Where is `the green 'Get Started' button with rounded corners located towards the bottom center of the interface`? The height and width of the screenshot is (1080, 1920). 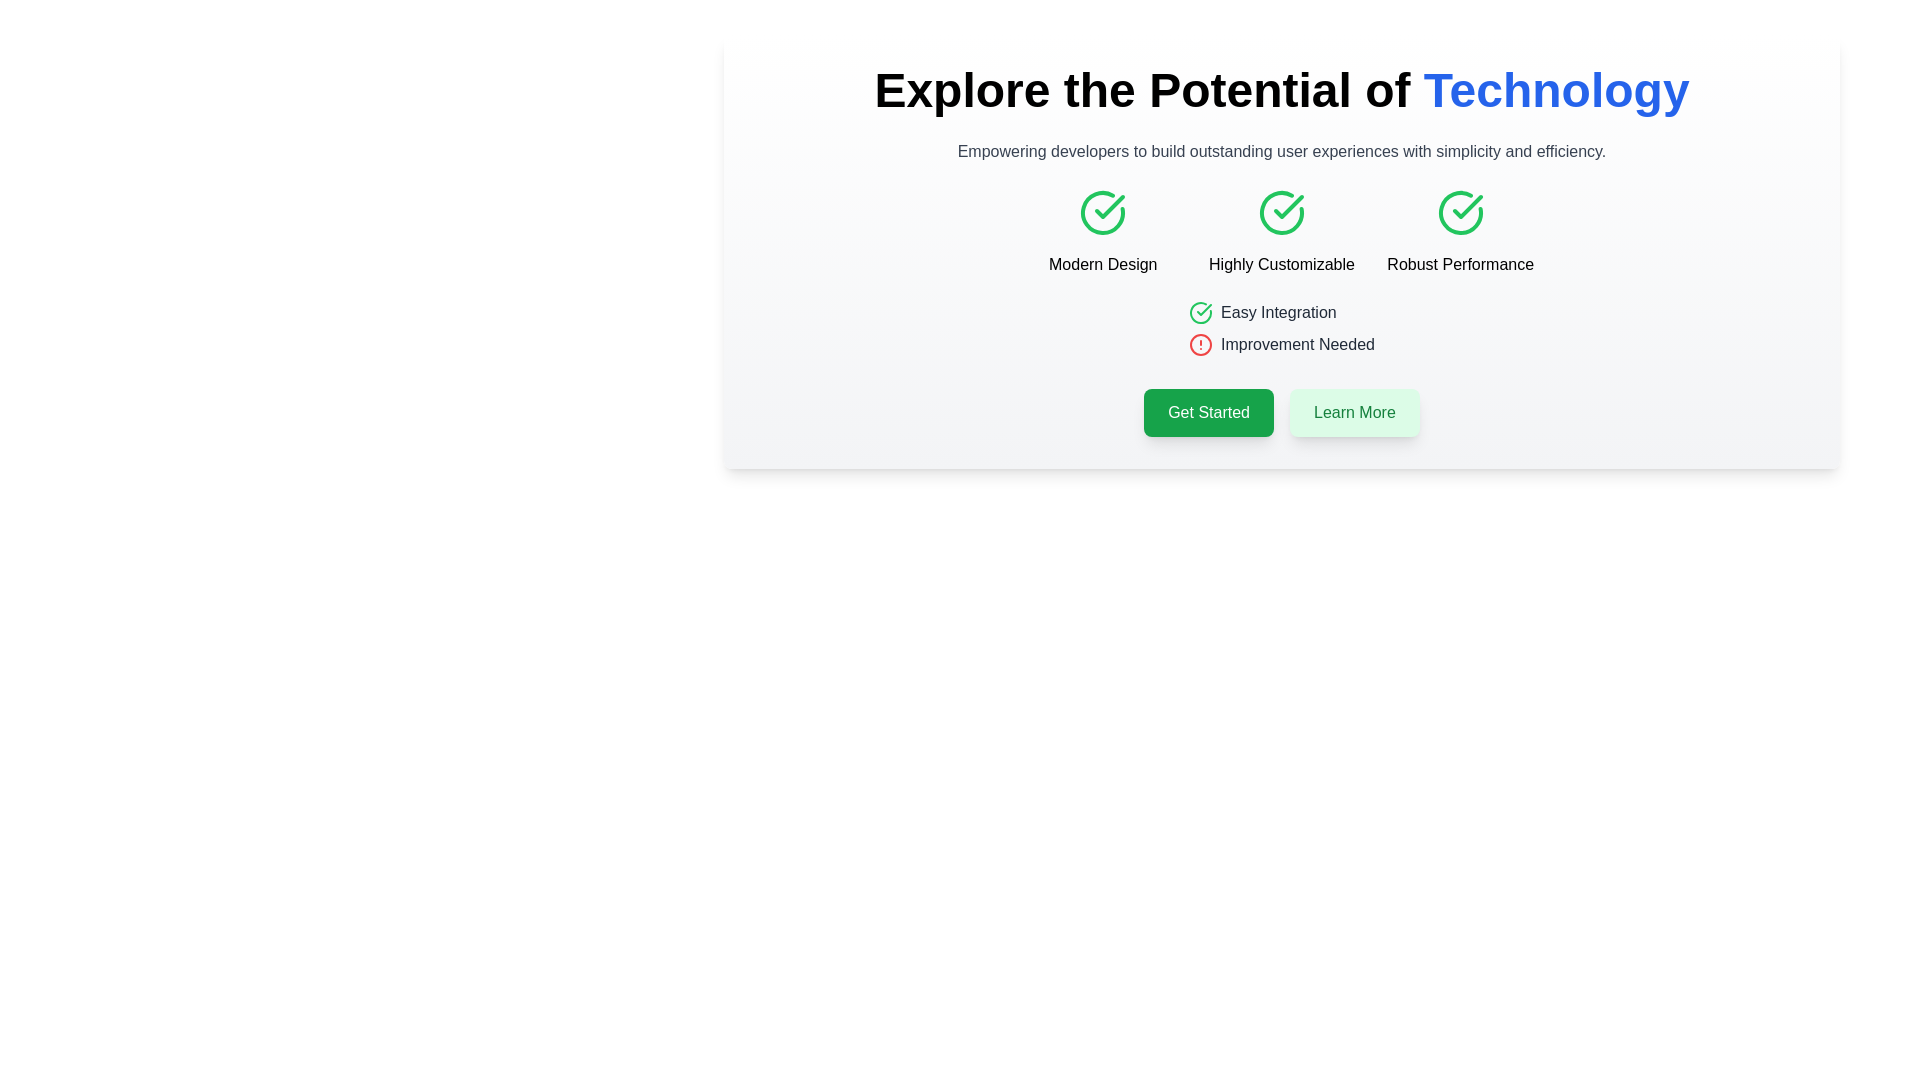
the green 'Get Started' button with rounded corners located towards the bottom center of the interface is located at coordinates (1208, 411).